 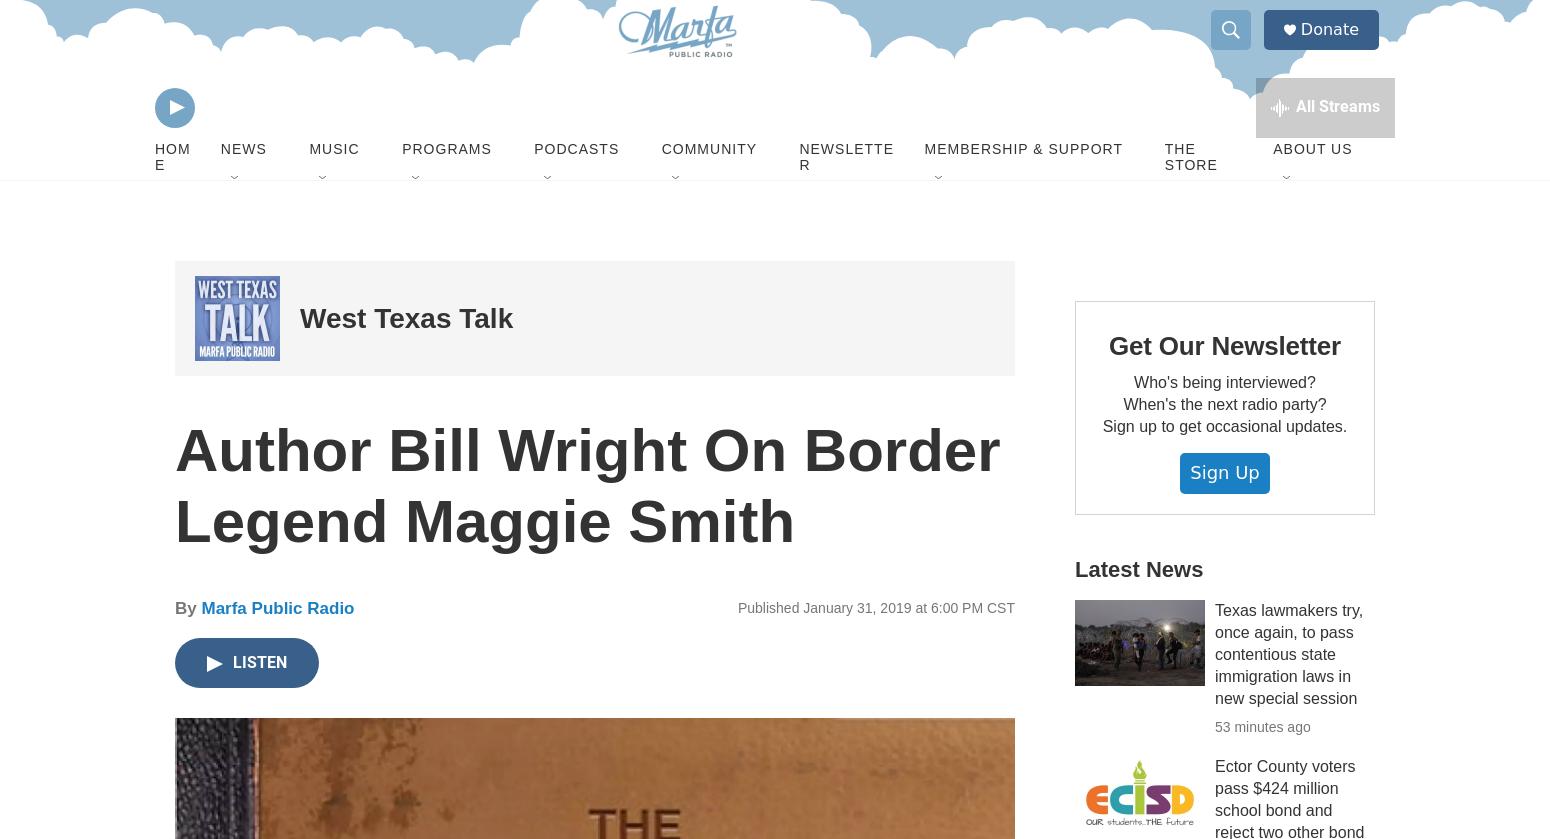 I want to click on 'West Texas Talk', so click(x=406, y=367).